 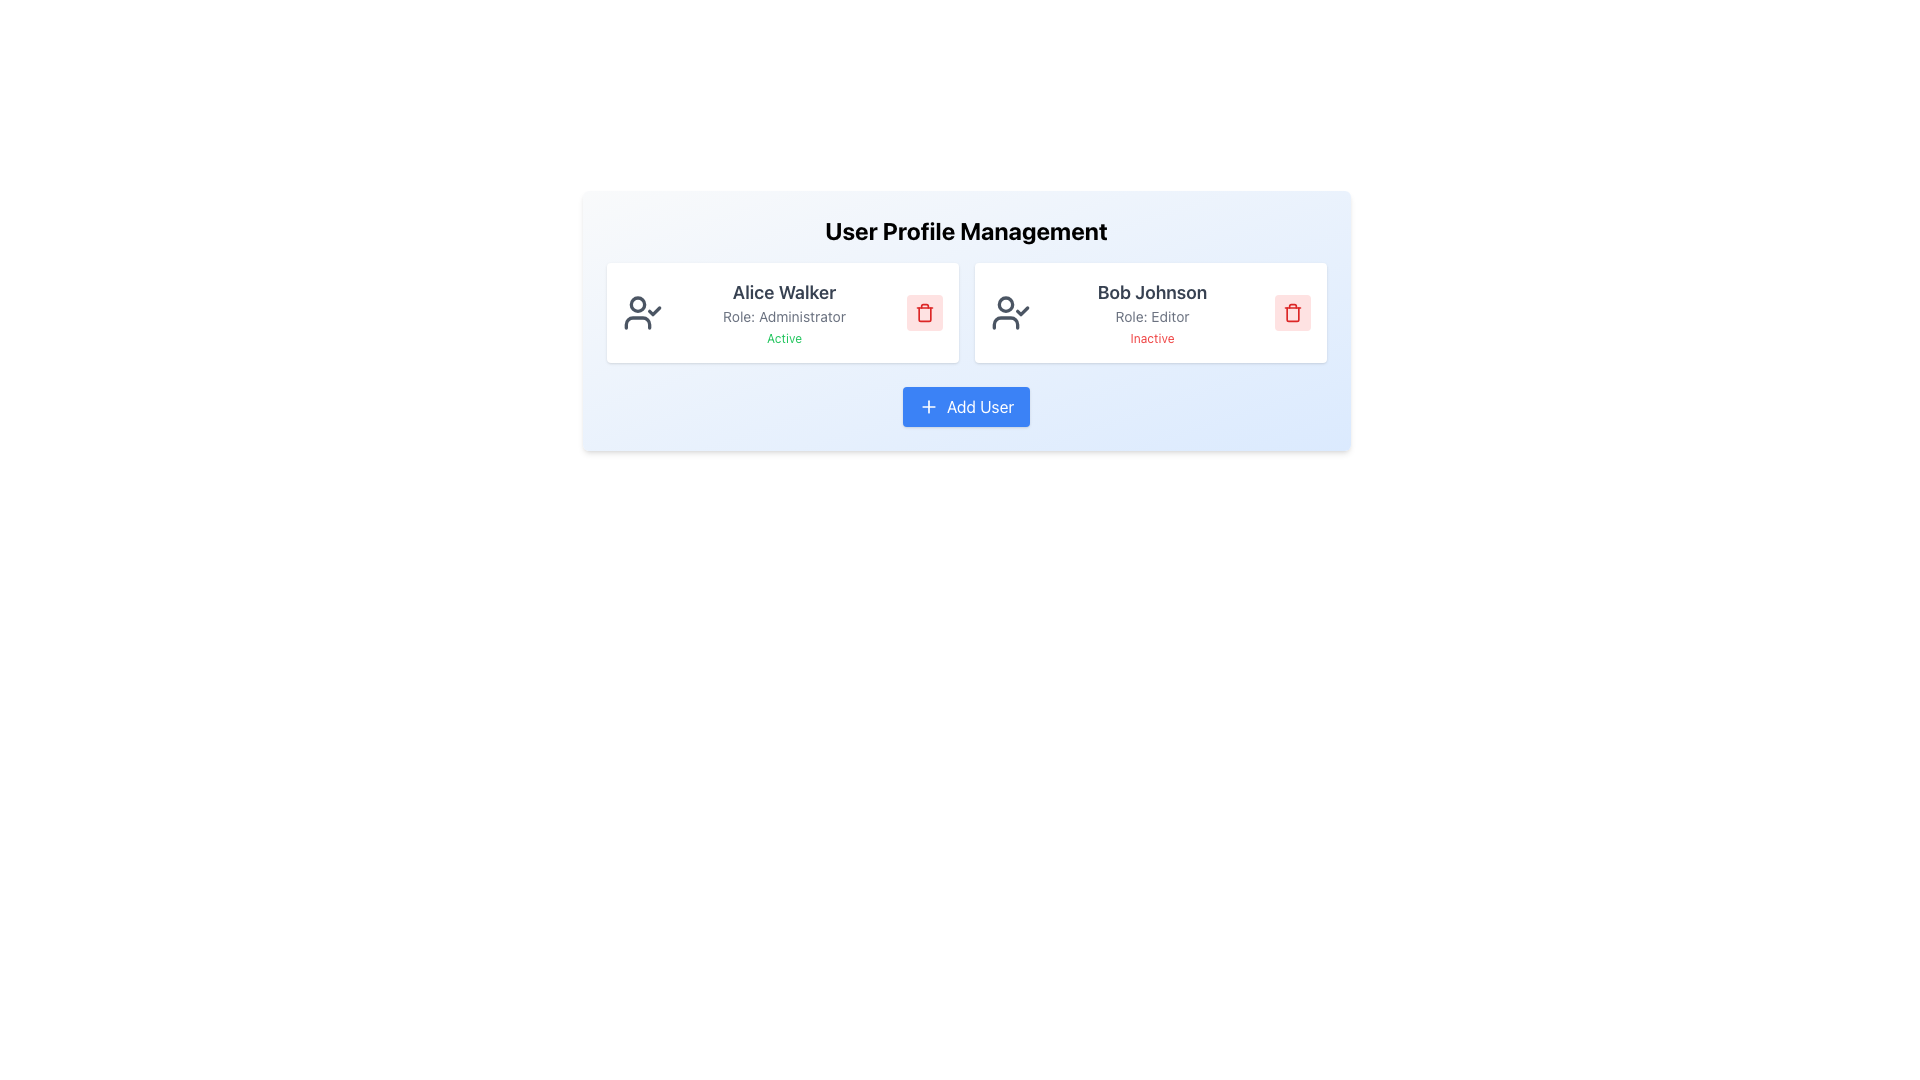 I want to click on the text label displaying the name 'Alice Walker', which serves as the primary identifier for the user's card in the profile management section, so click(x=783, y=293).